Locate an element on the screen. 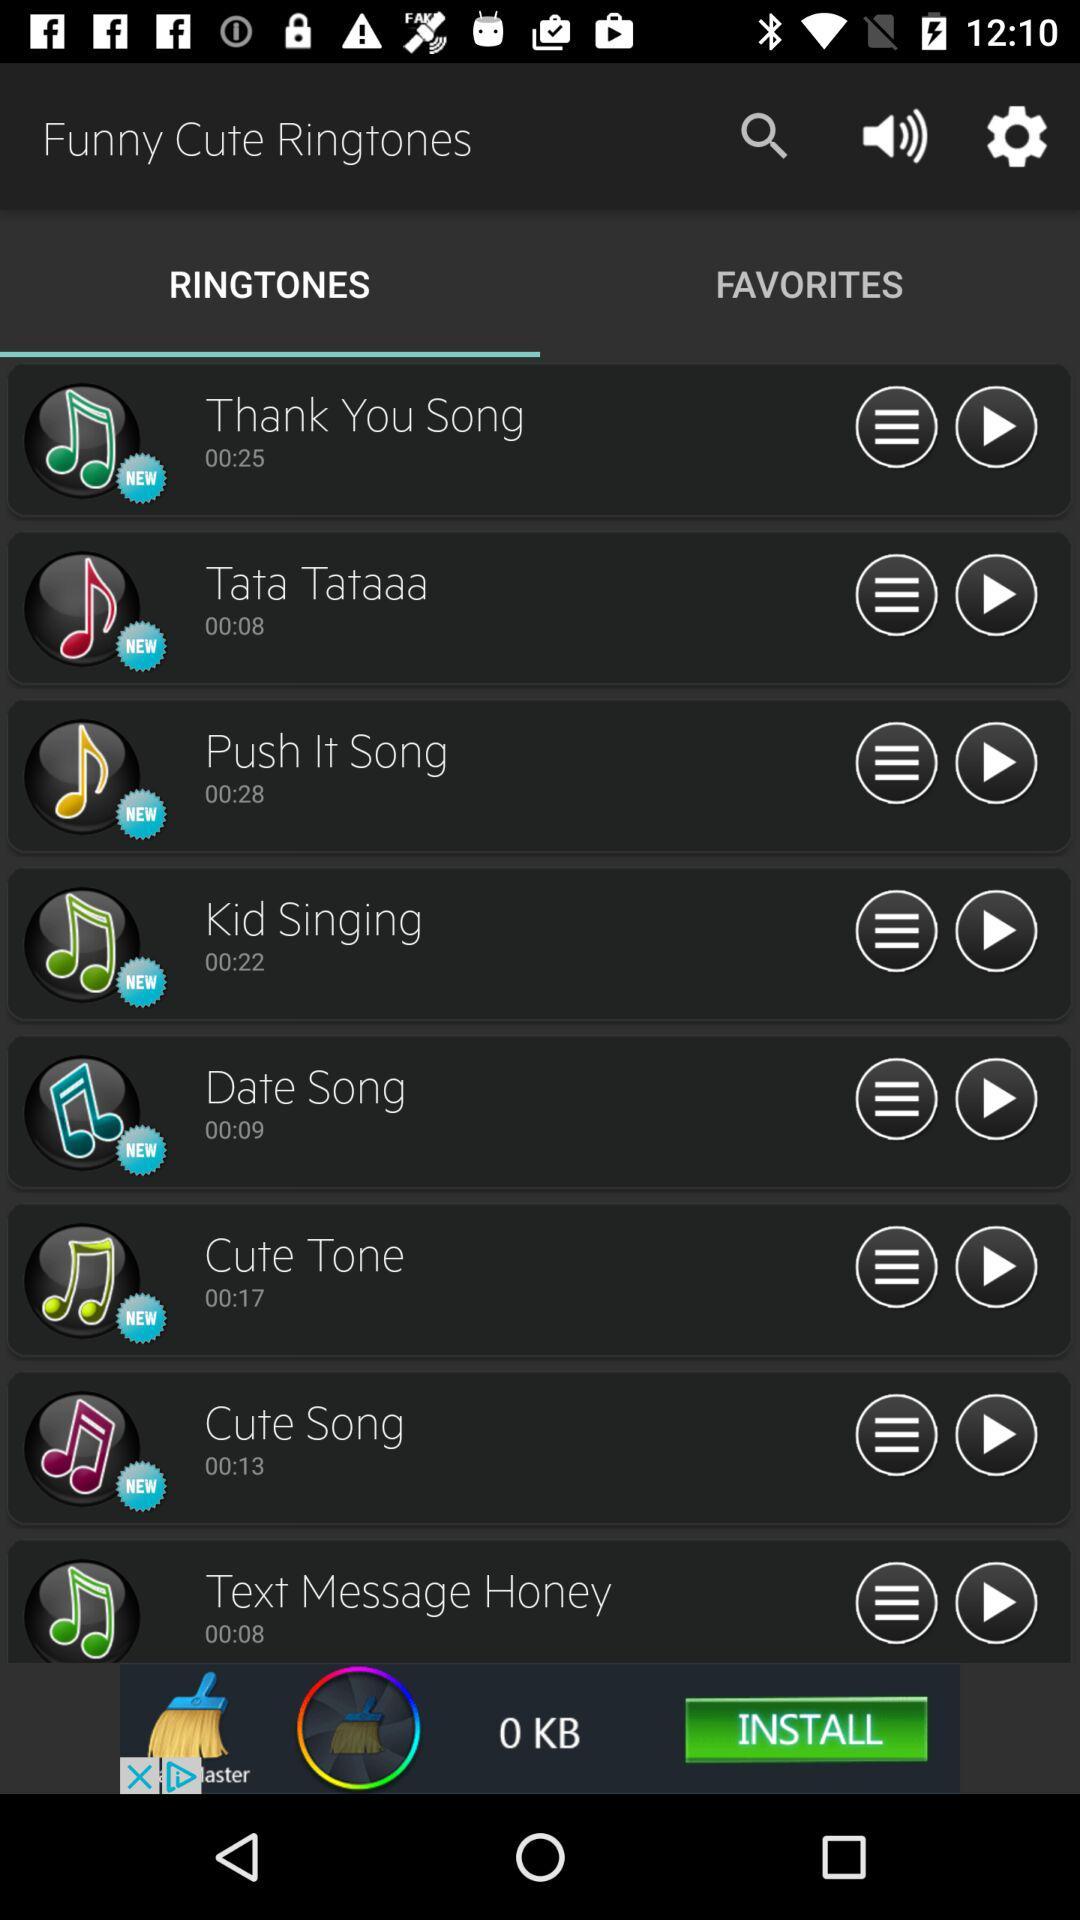 The height and width of the screenshot is (1920, 1080). menu is located at coordinates (895, 1099).